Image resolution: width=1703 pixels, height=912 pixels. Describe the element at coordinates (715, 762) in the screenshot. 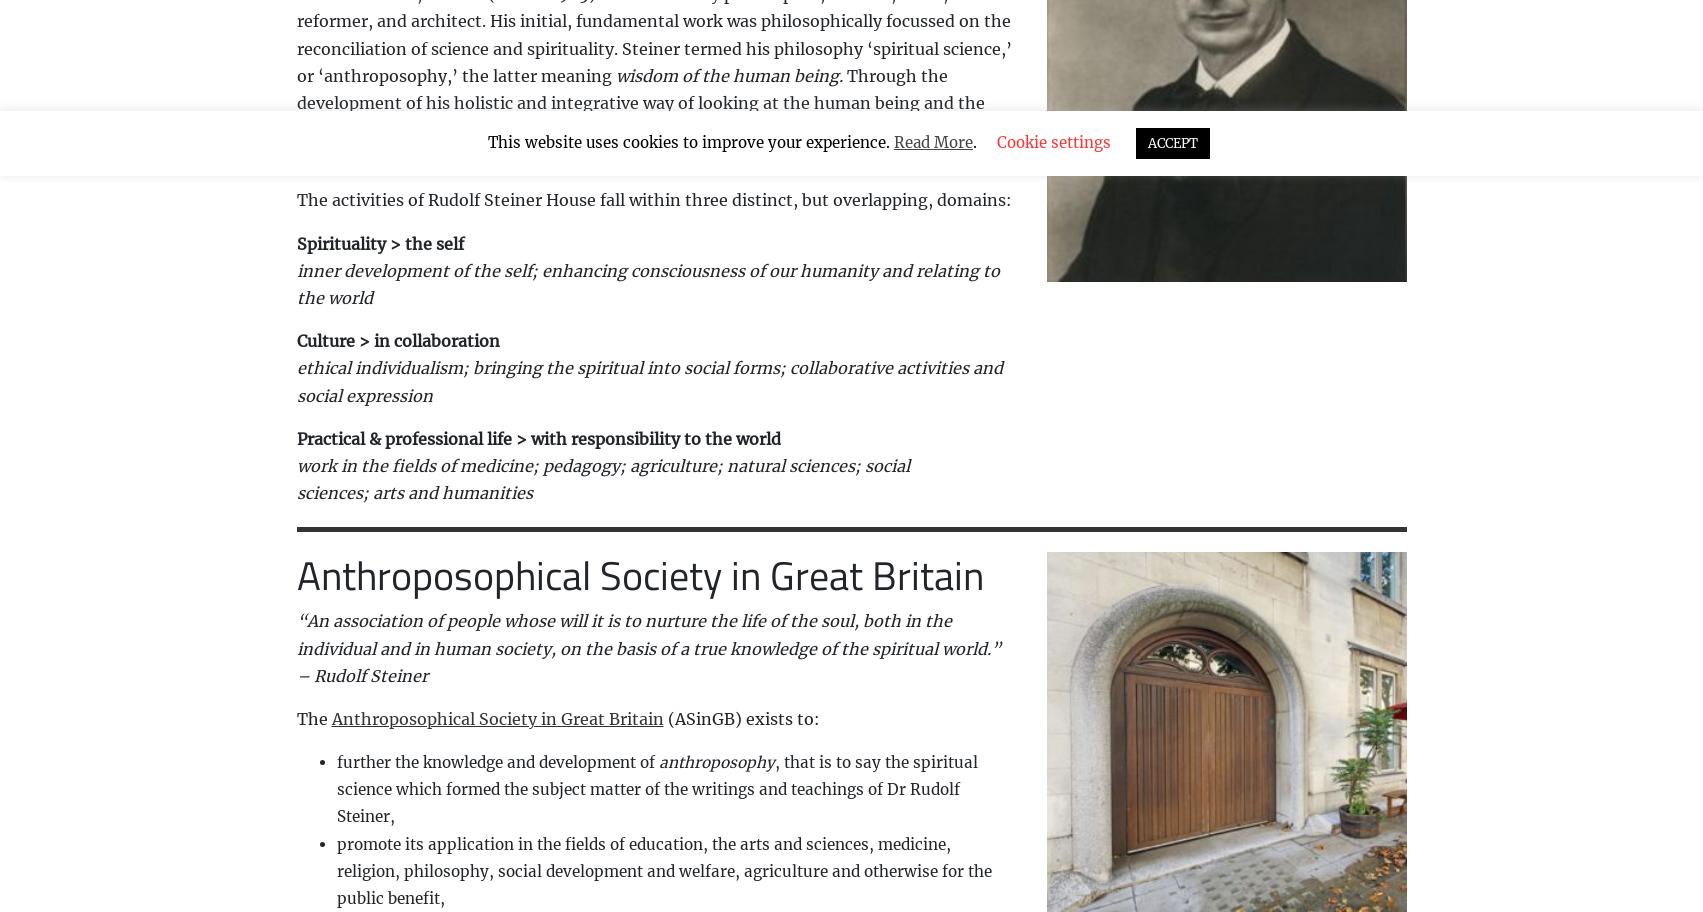

I see `'anthroposophy'` at that location.